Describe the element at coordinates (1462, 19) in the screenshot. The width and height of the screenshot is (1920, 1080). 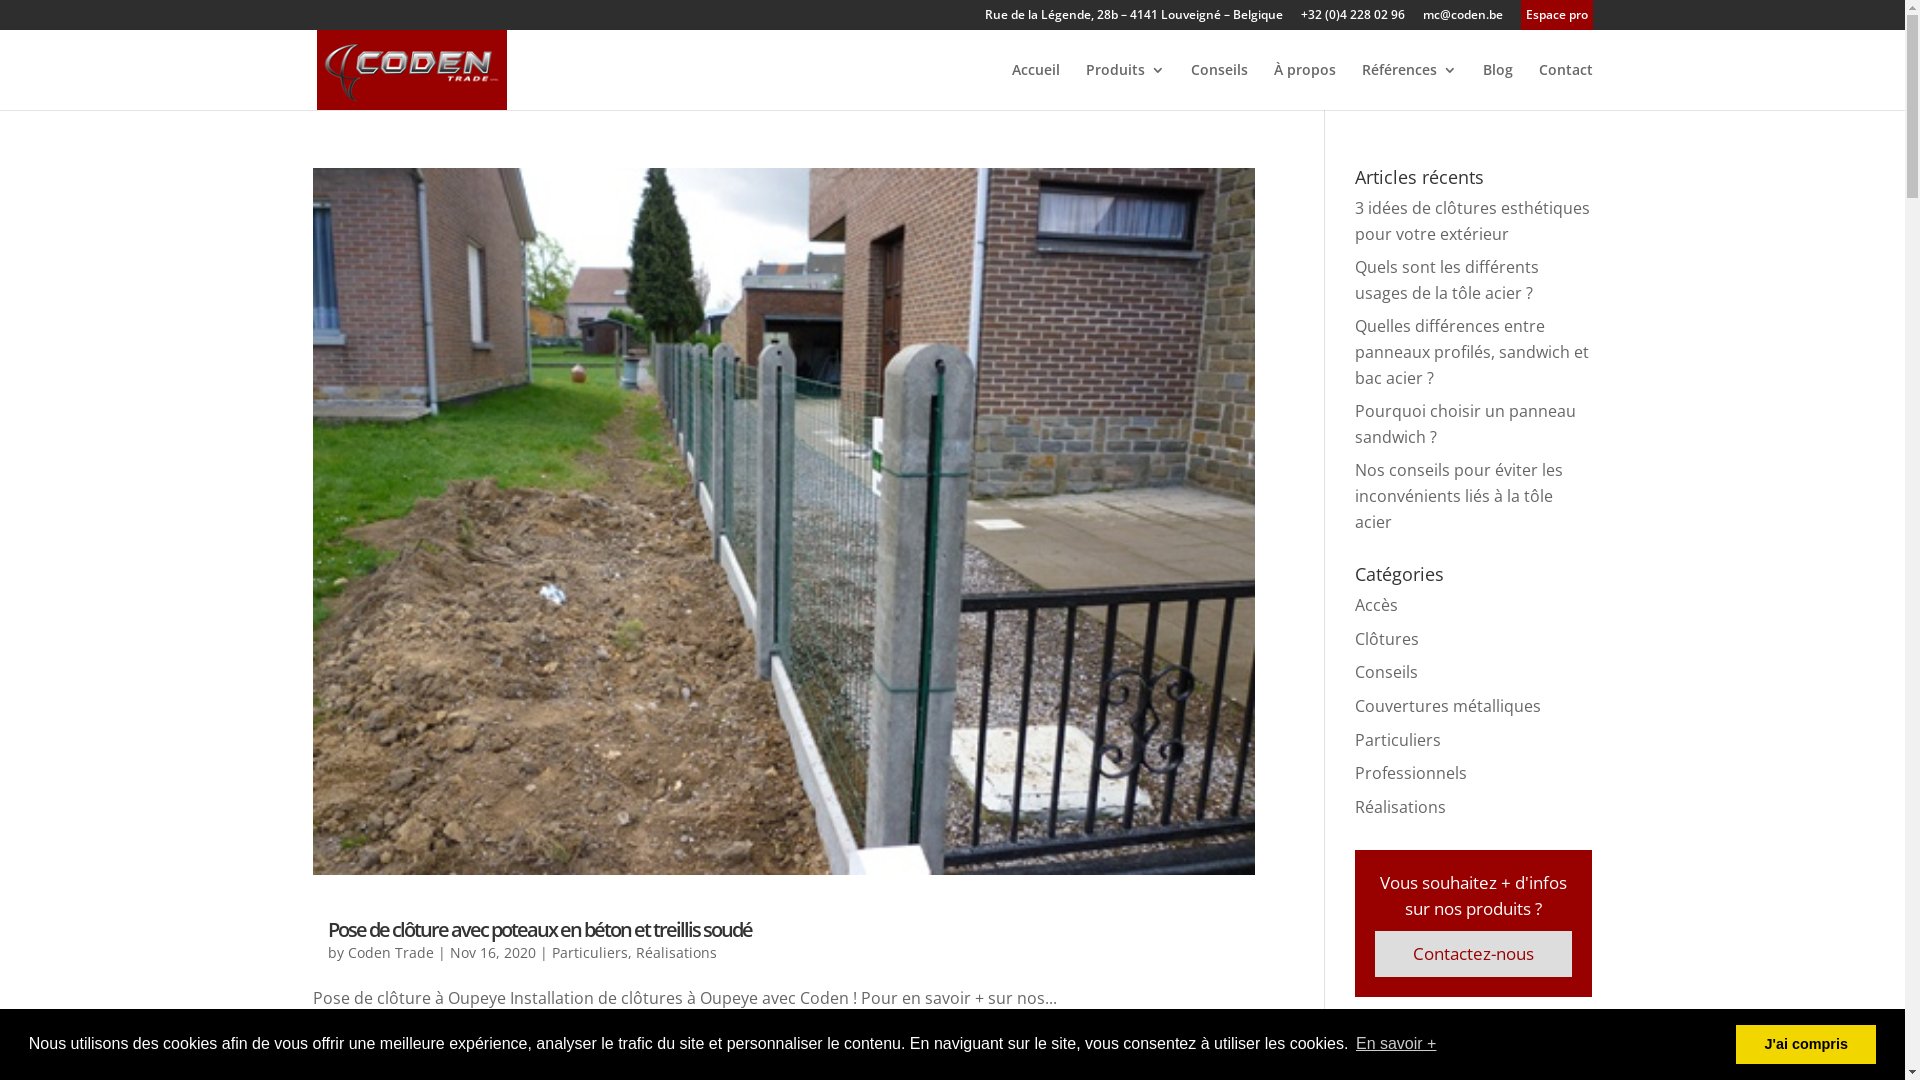
I see `'mc@coden.be'` at that location.